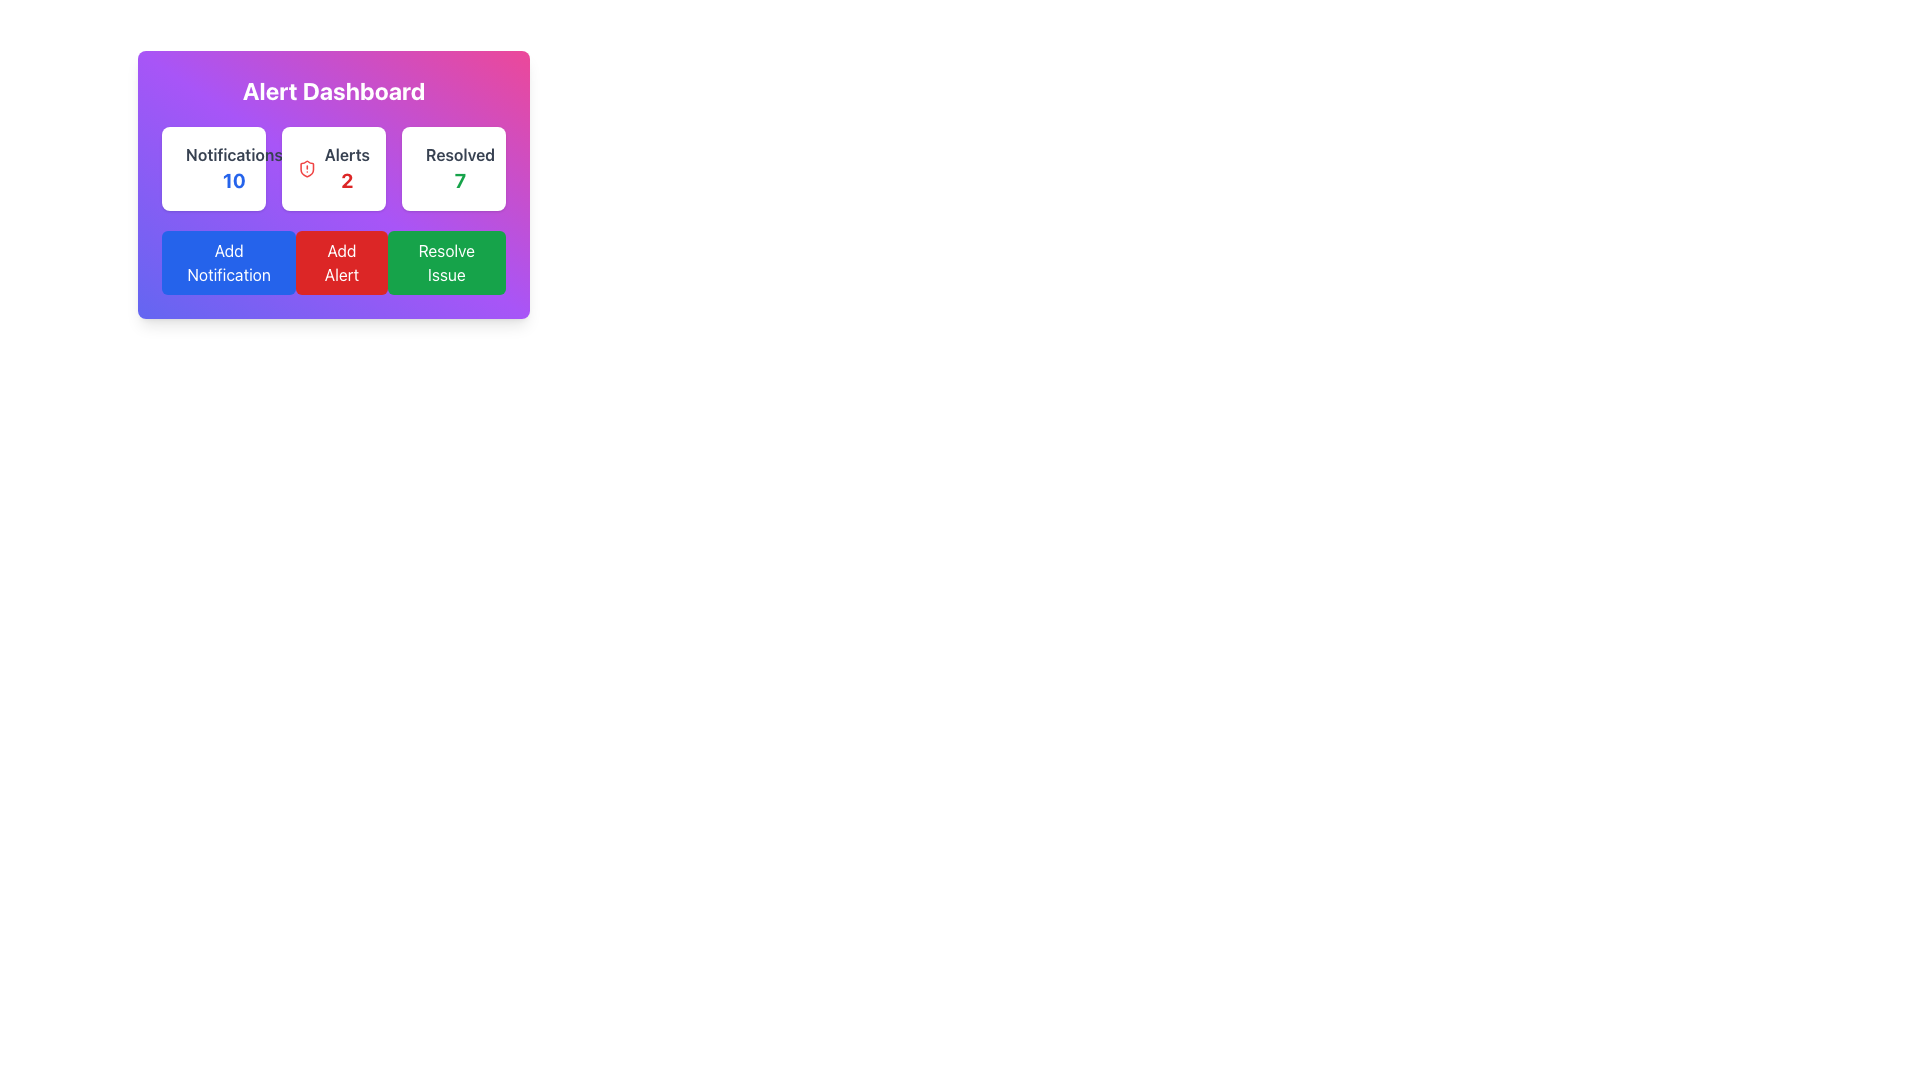  What do you see at coordinates (334, 168) in the screenshot?
I see `the Info Card displaying the count of 'Alerts' in the dashboard, which is the second card in a grid layout under the 'Alert Dashboard' header` at bounding box center [334, 168].